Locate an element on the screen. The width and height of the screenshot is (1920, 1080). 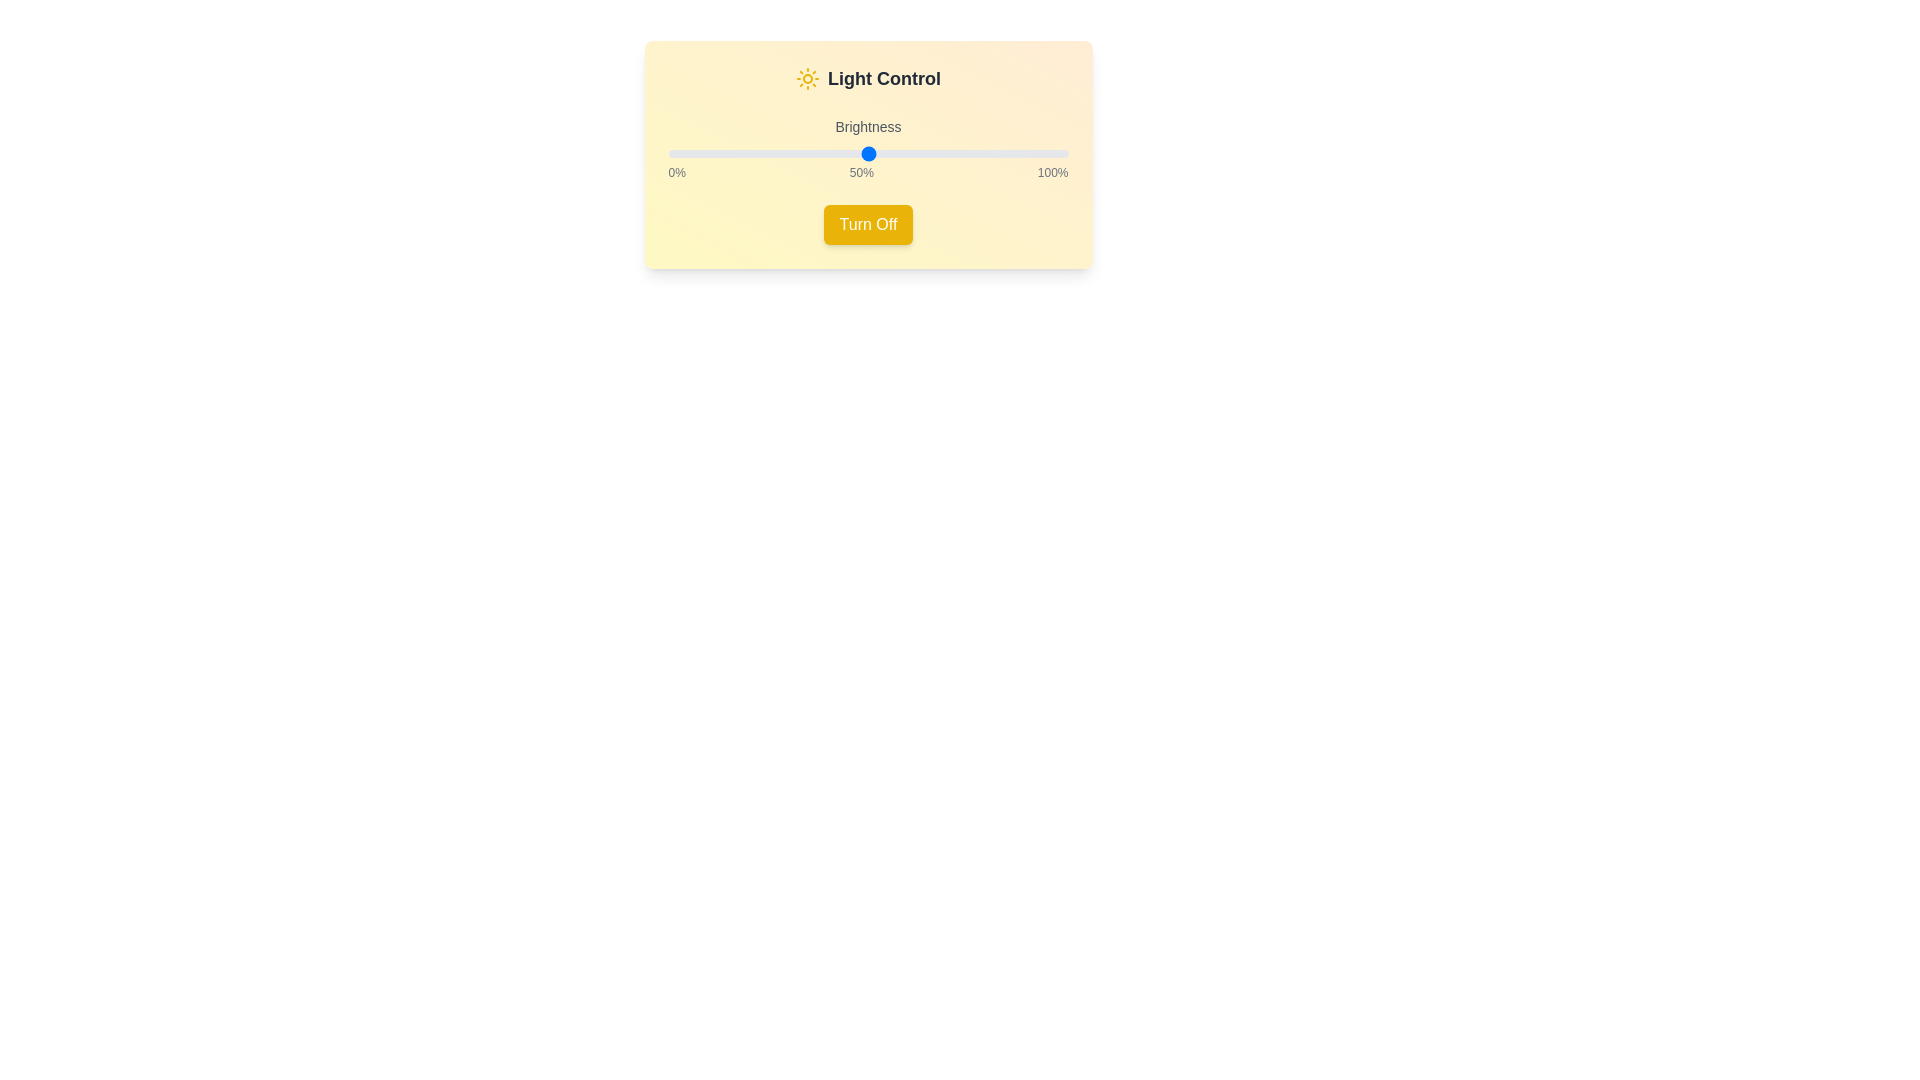
the brightness level is located at coordinates (968, 153).